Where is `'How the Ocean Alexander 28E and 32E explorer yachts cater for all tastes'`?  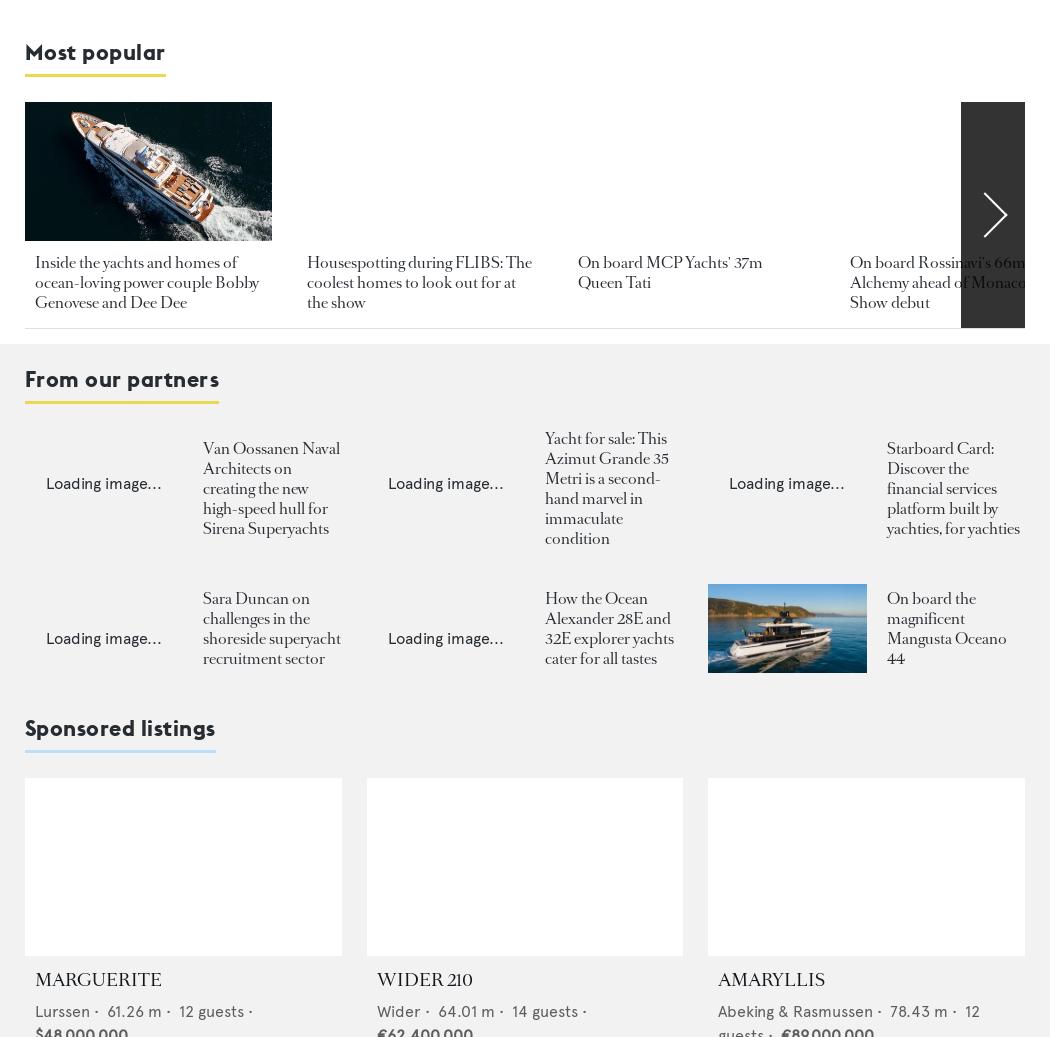 'How the Ocean Alexander 28E and 32E explorer yachts cater for all tastes' is located at coordinates (608, 627).